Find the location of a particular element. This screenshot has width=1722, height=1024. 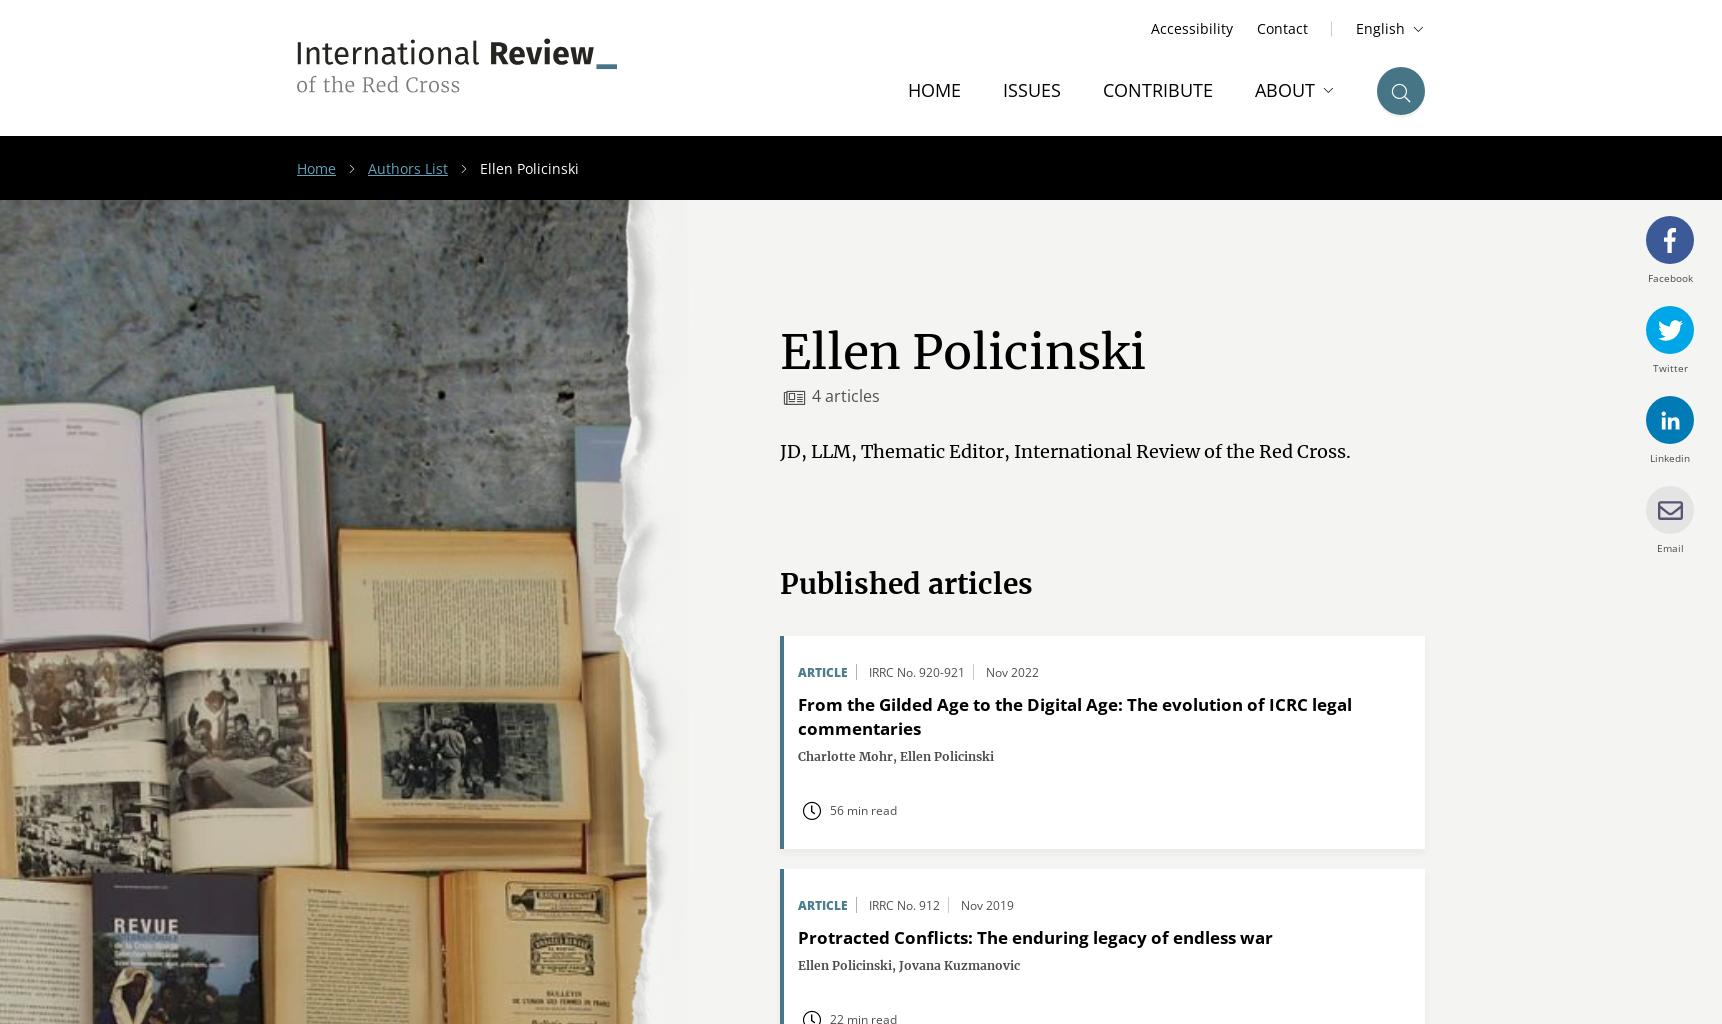

'Français' is located at coordinates (1371, 99).